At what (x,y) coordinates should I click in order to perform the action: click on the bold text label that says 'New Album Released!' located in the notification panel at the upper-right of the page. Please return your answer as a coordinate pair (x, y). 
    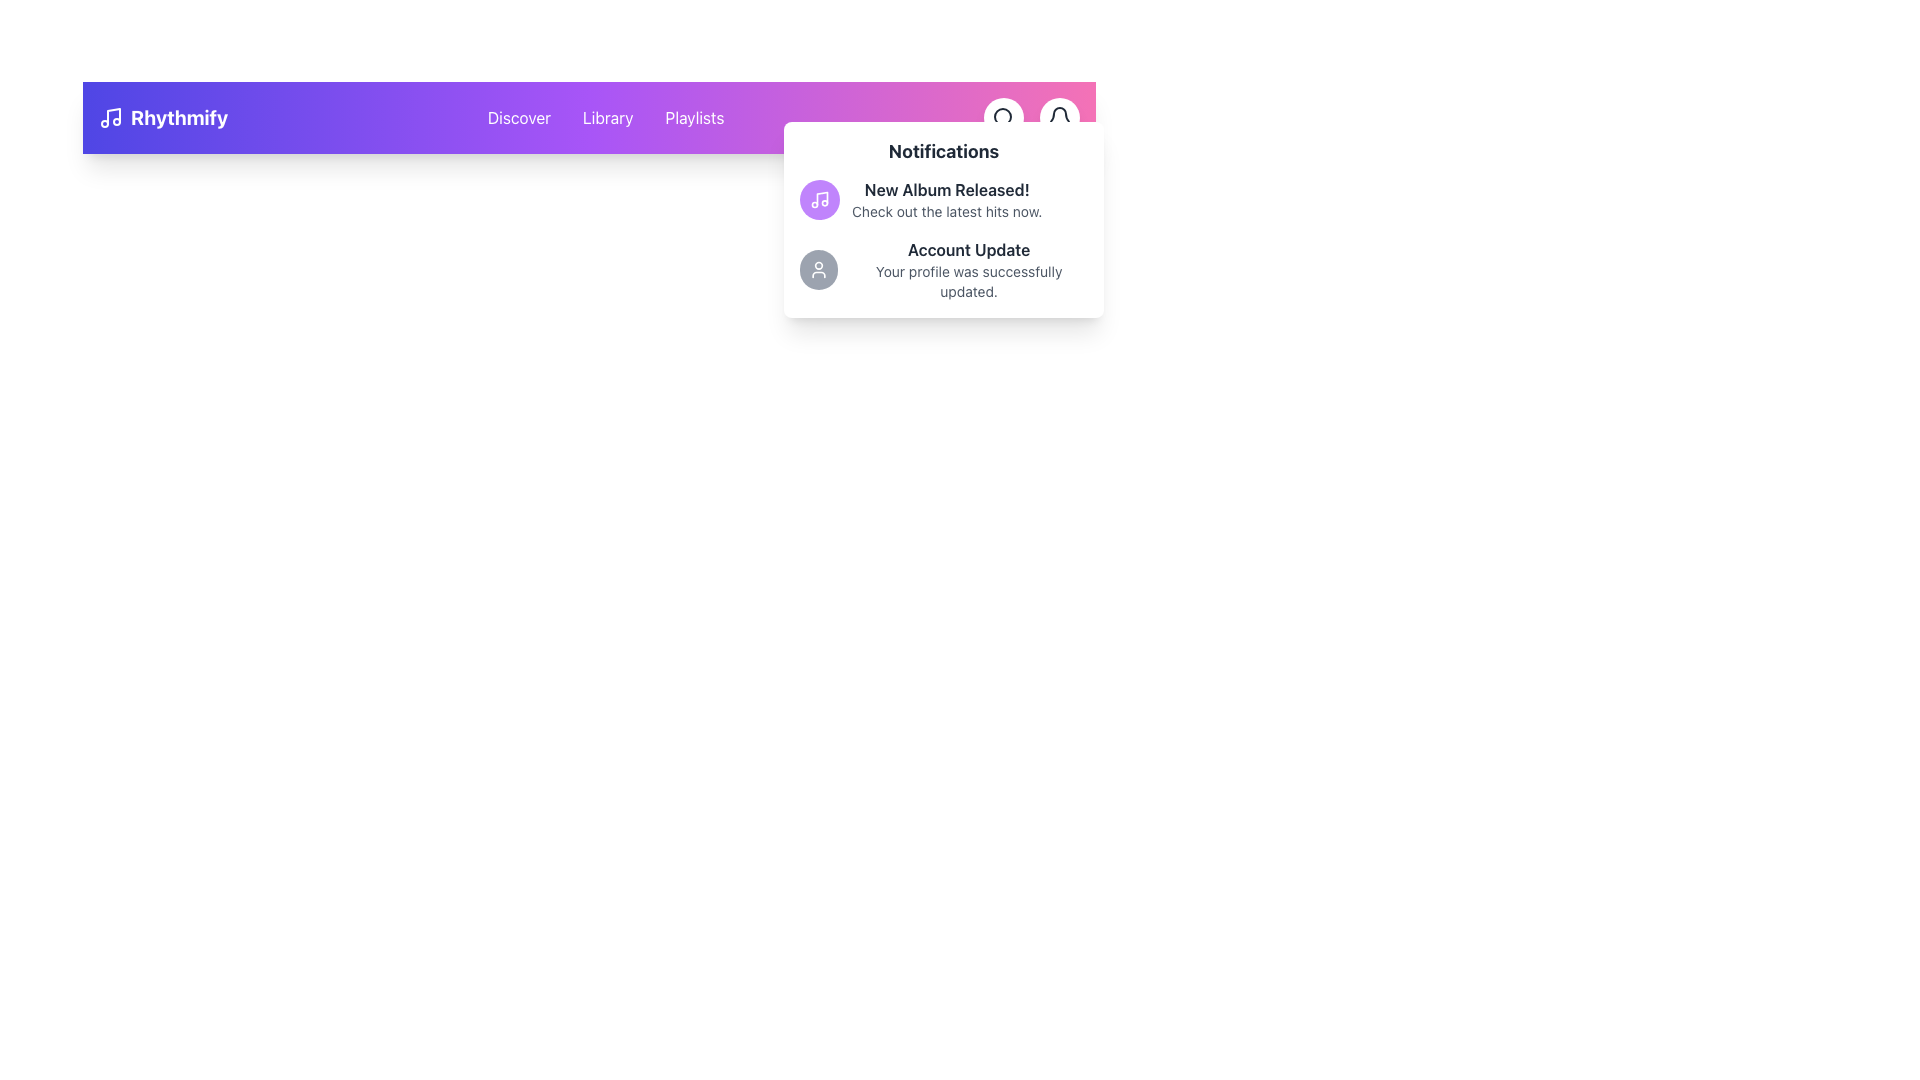
    Looking at the image, I should click on (946, 189).